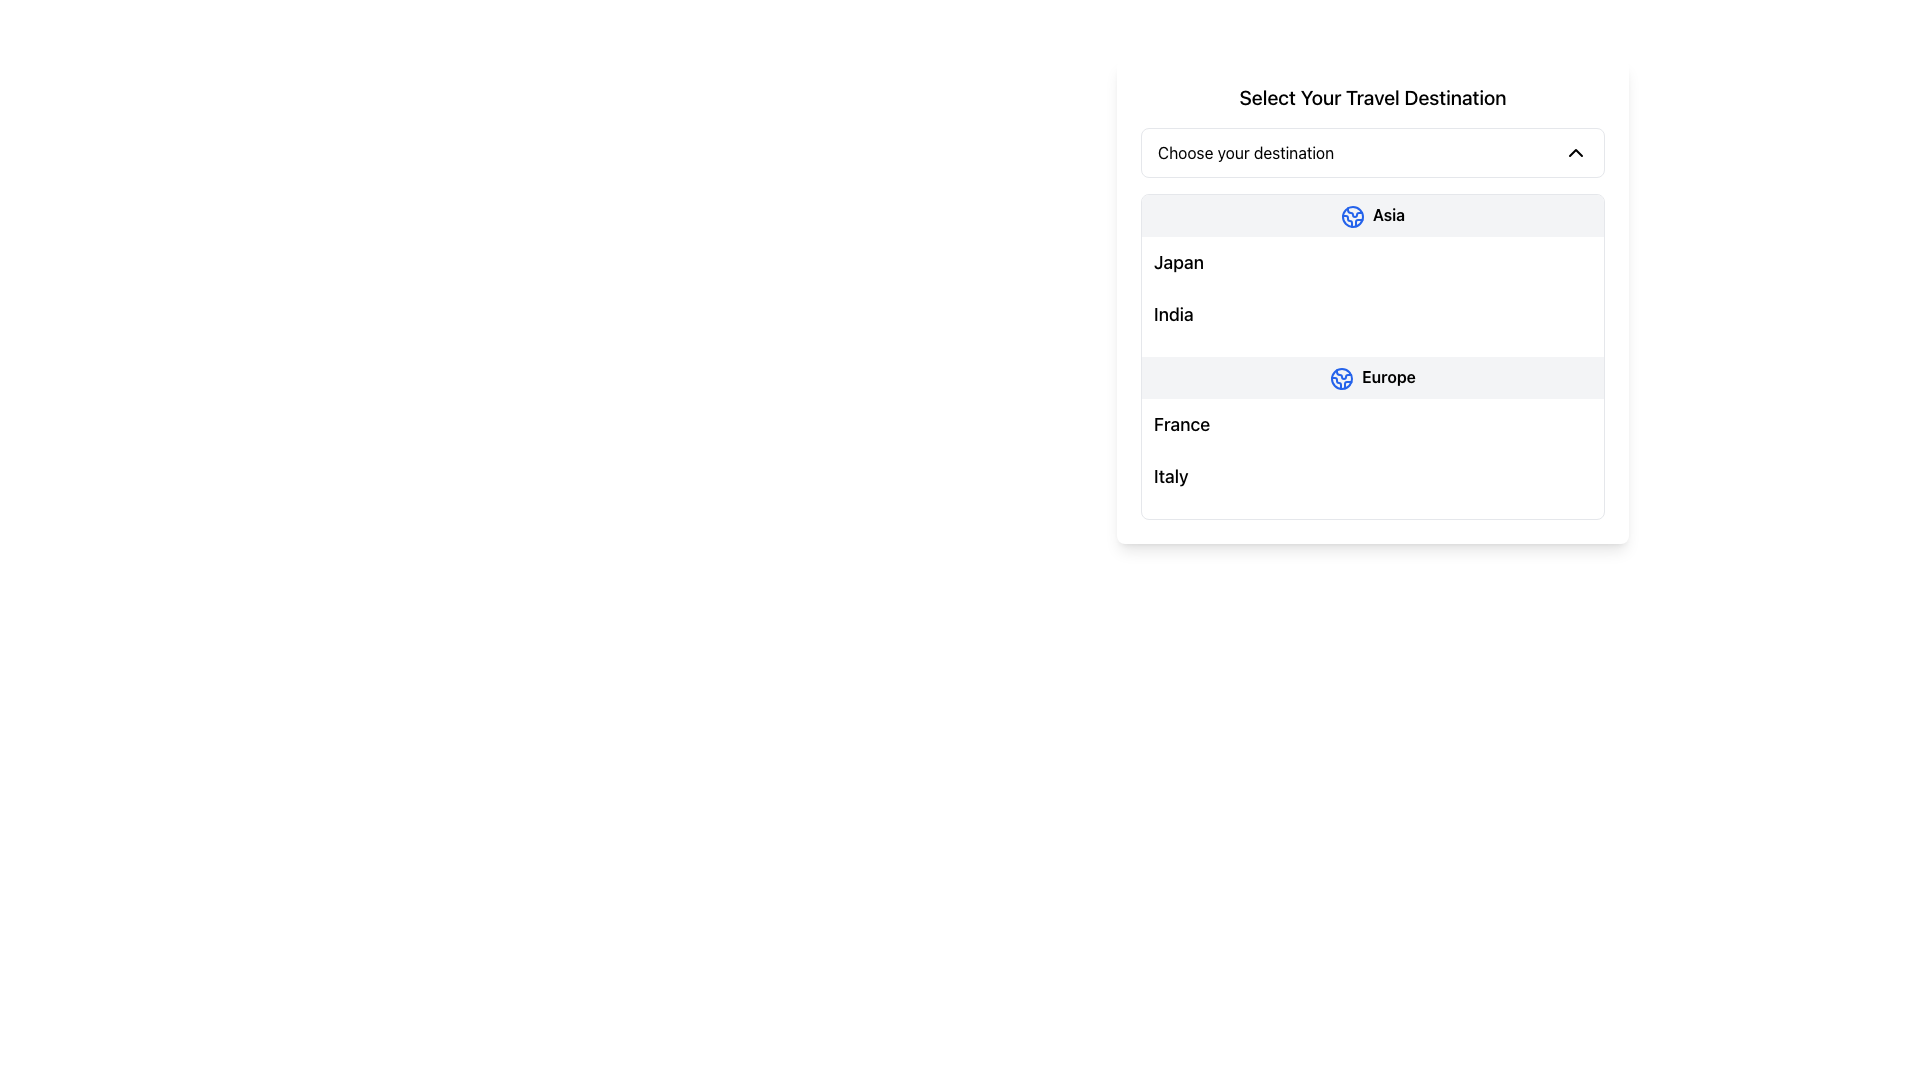 Image resolution: width=1920 pixels, height=1080 pixels. I want to click on the geographical region 'Asia' icon, which is positioned to the left of the text 'Asia' in the dropdown interface, so click(1352, 216).